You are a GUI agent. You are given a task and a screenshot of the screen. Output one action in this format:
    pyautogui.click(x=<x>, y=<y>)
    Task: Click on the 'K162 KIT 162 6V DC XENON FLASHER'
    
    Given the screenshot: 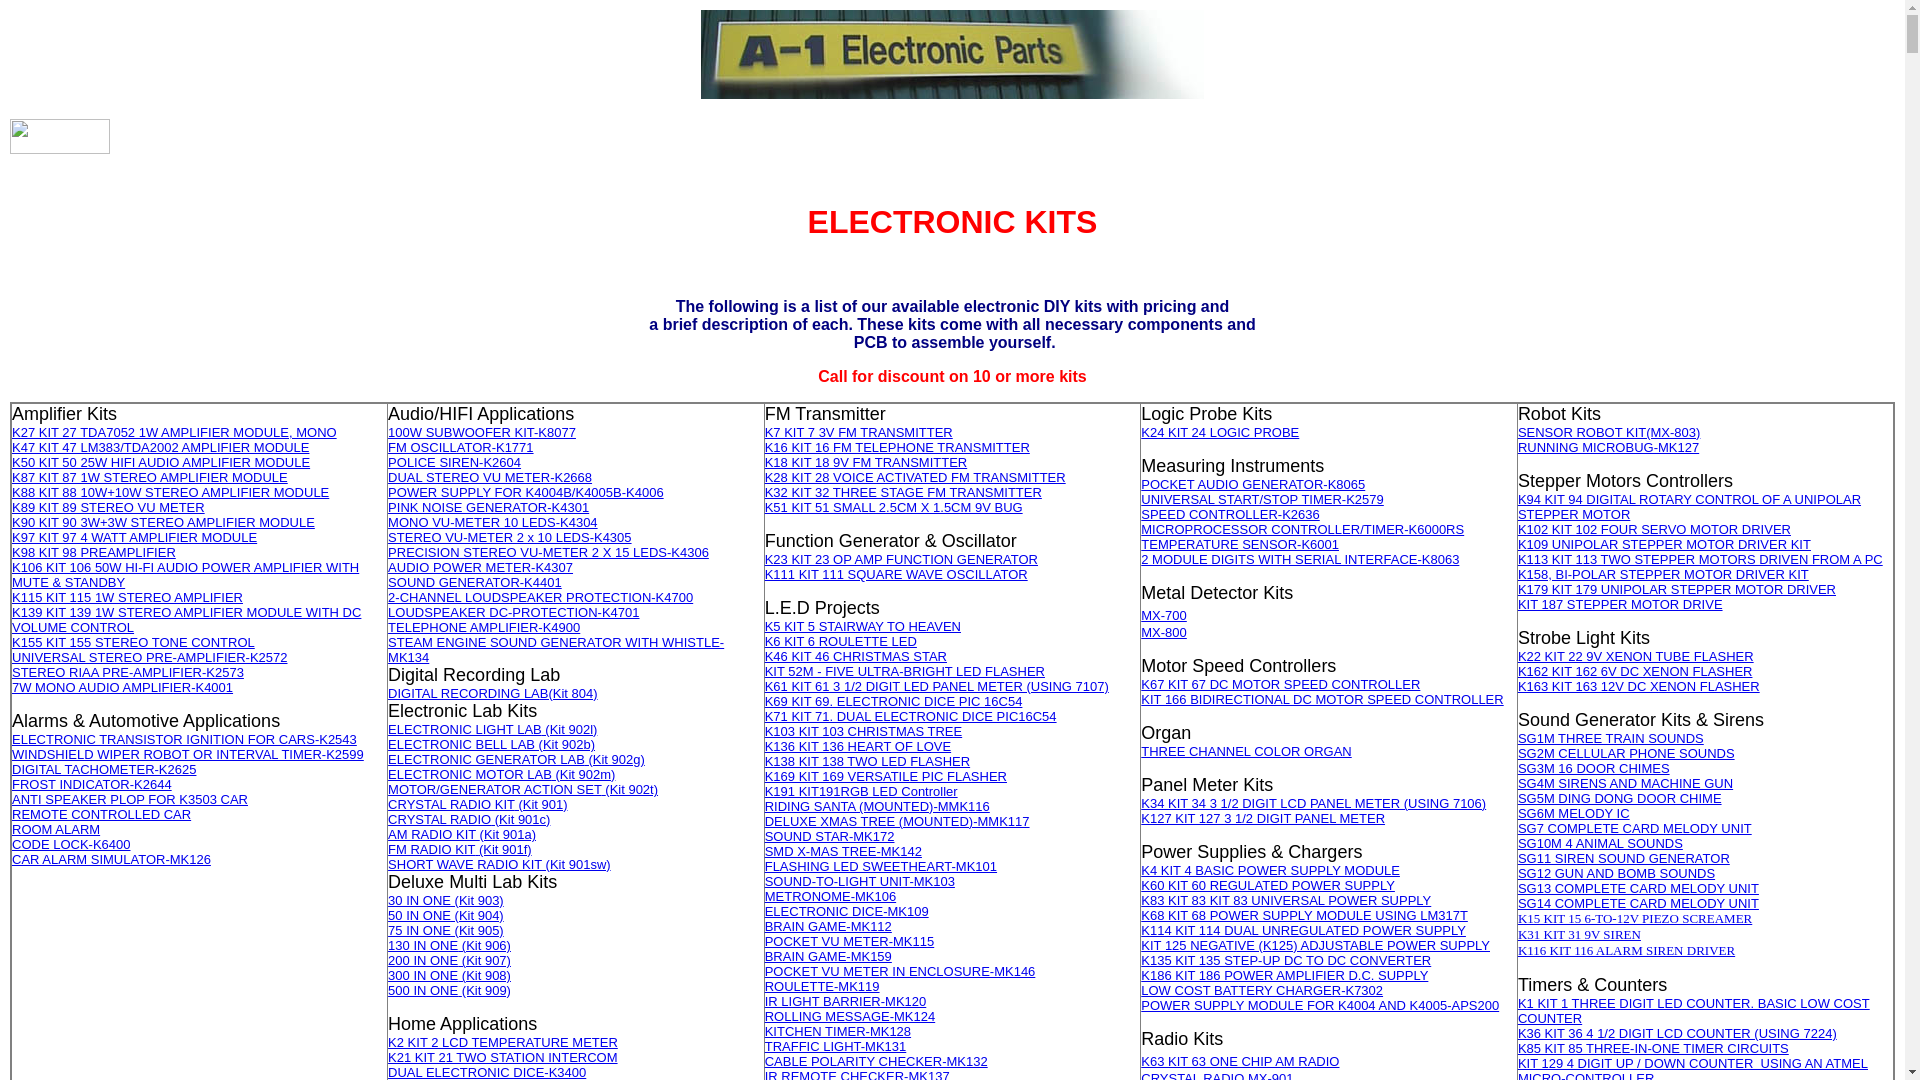 What is the action you would take?
    pyautogui.click(x=1635, y=671)
    